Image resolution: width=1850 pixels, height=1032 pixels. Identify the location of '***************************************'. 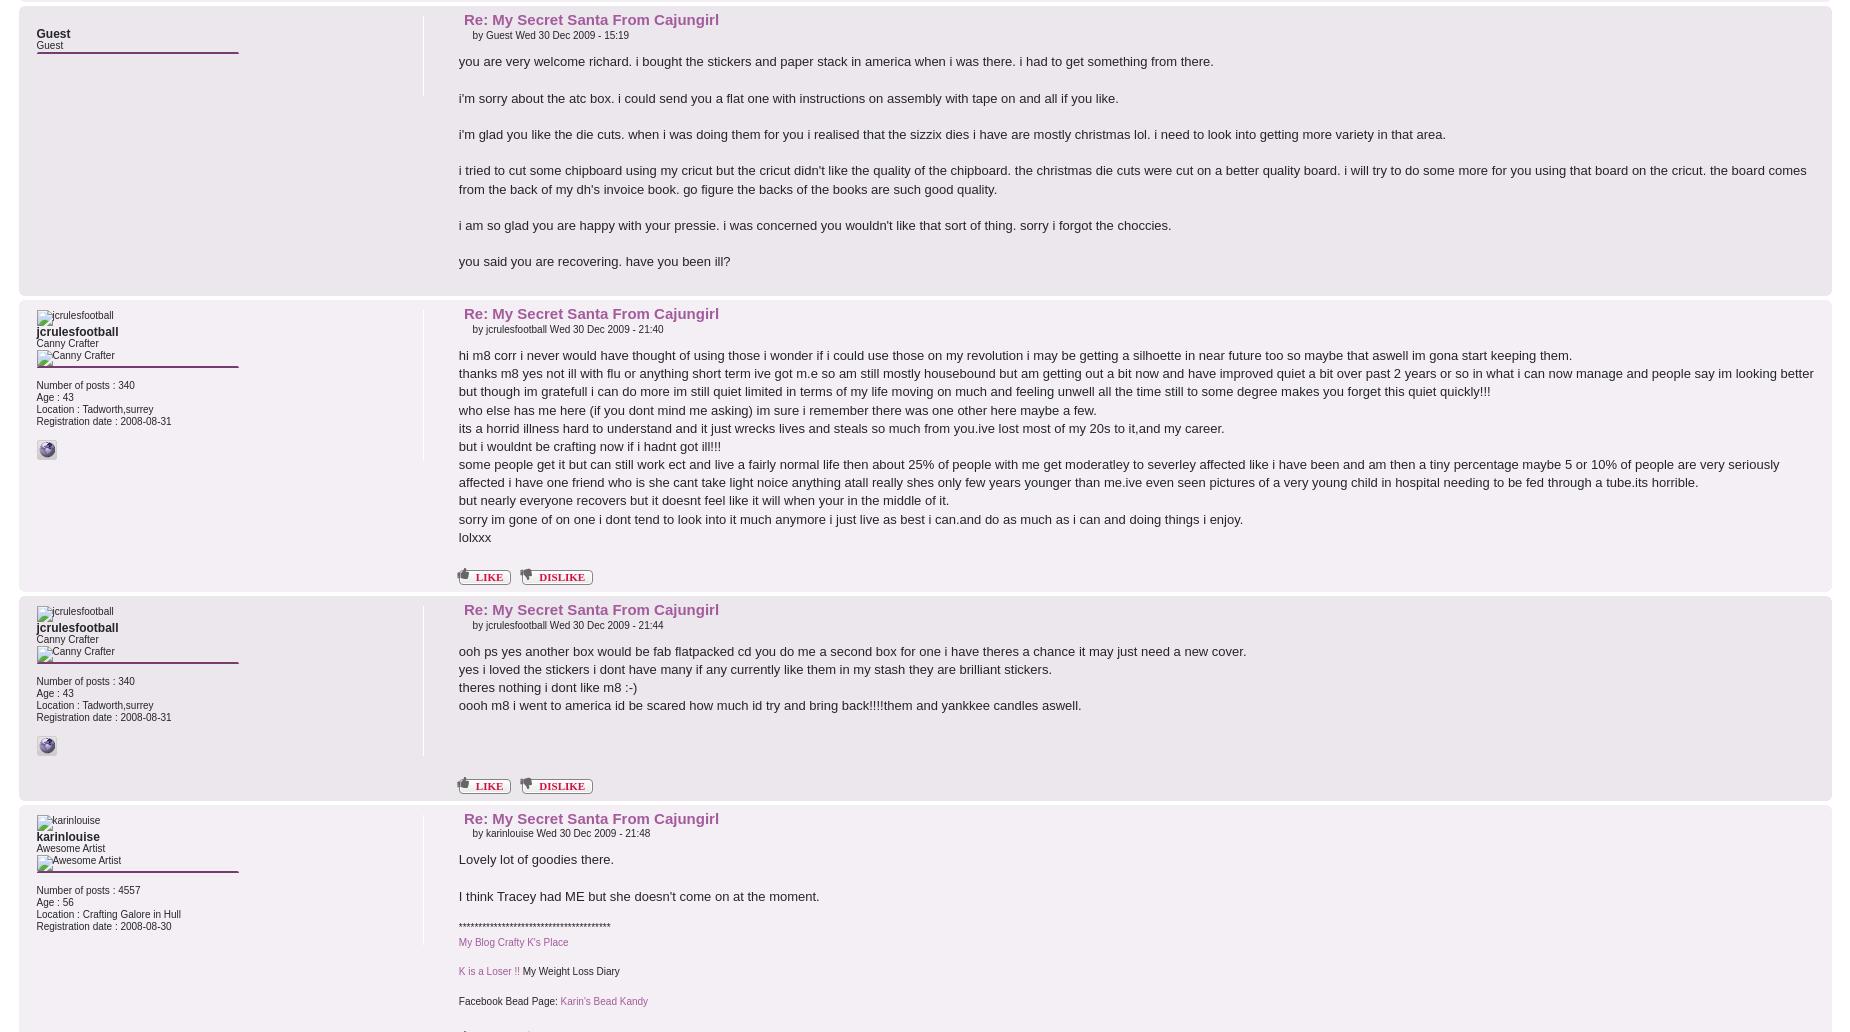
(533, 925).